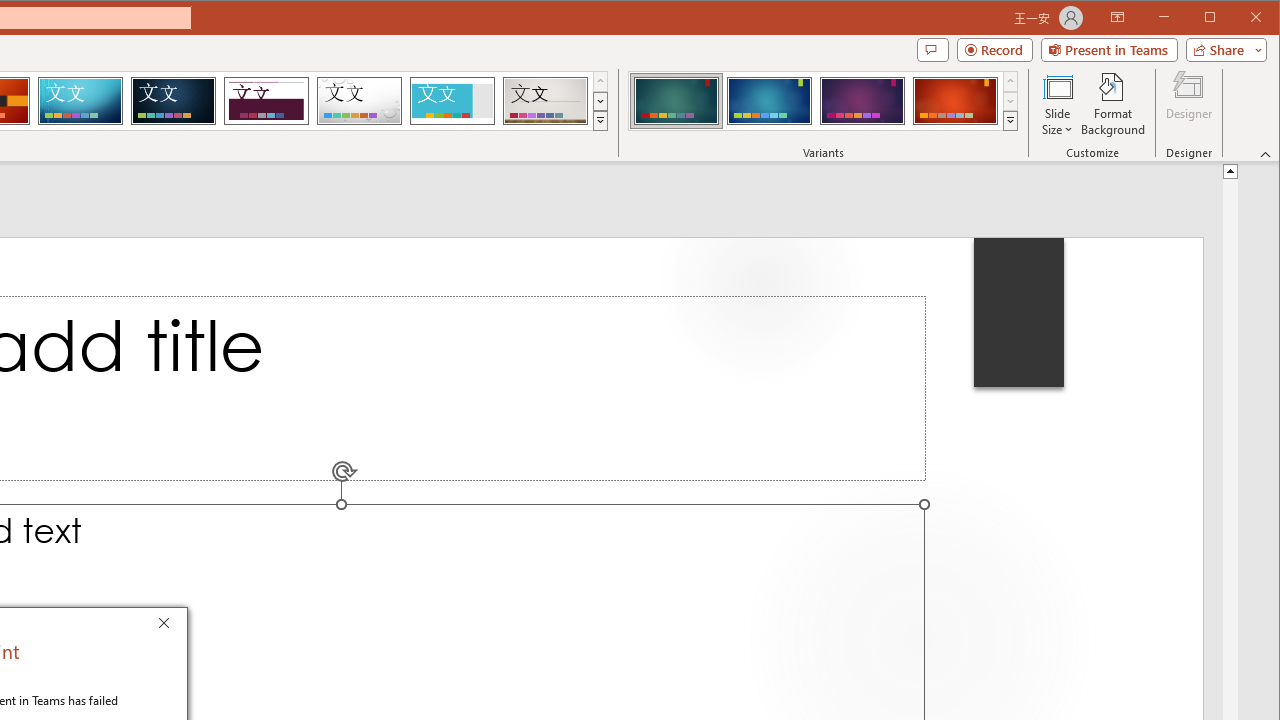  What do you see at coordinates (1010, 80) in the screenshot?
I see `'Row up'` at bounding box center [1010, 80].